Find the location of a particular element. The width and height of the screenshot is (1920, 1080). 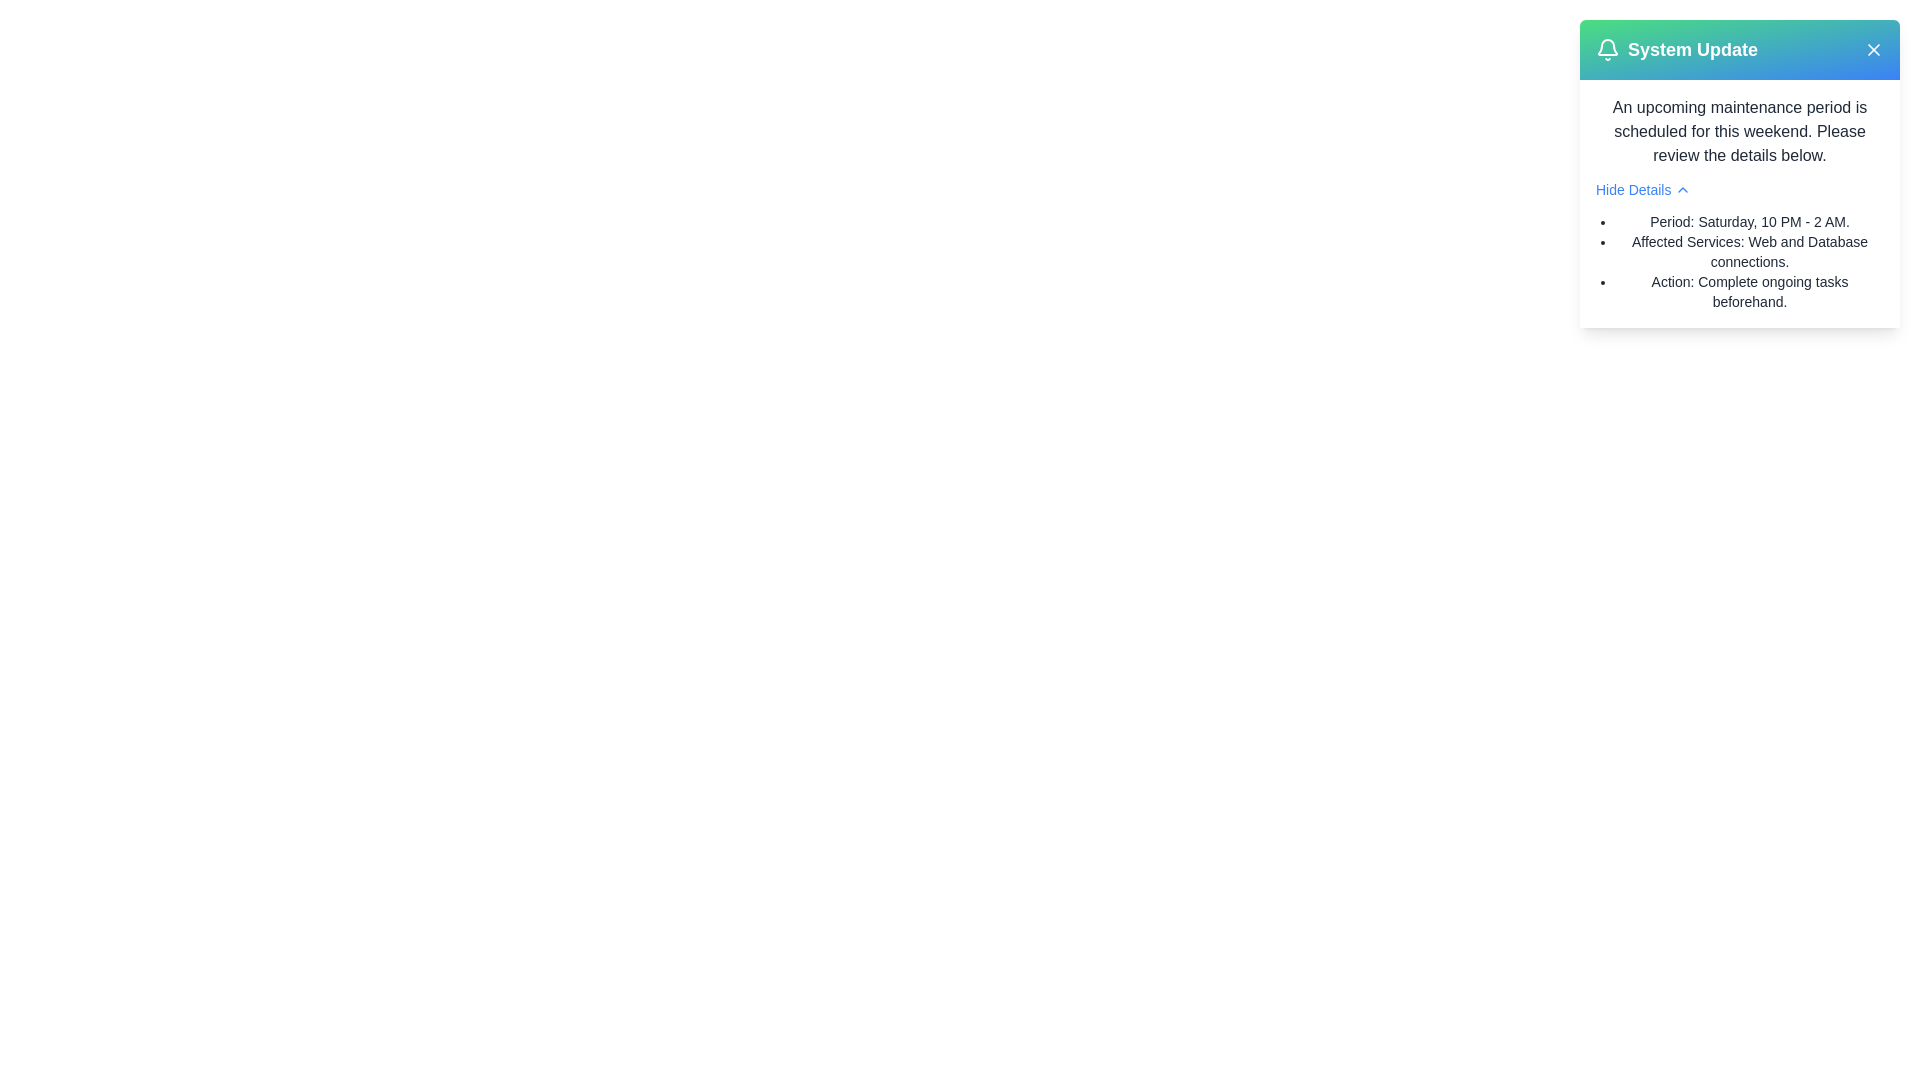

close button located at the top-right corner of the alert is located at coordinates (1872, 49).